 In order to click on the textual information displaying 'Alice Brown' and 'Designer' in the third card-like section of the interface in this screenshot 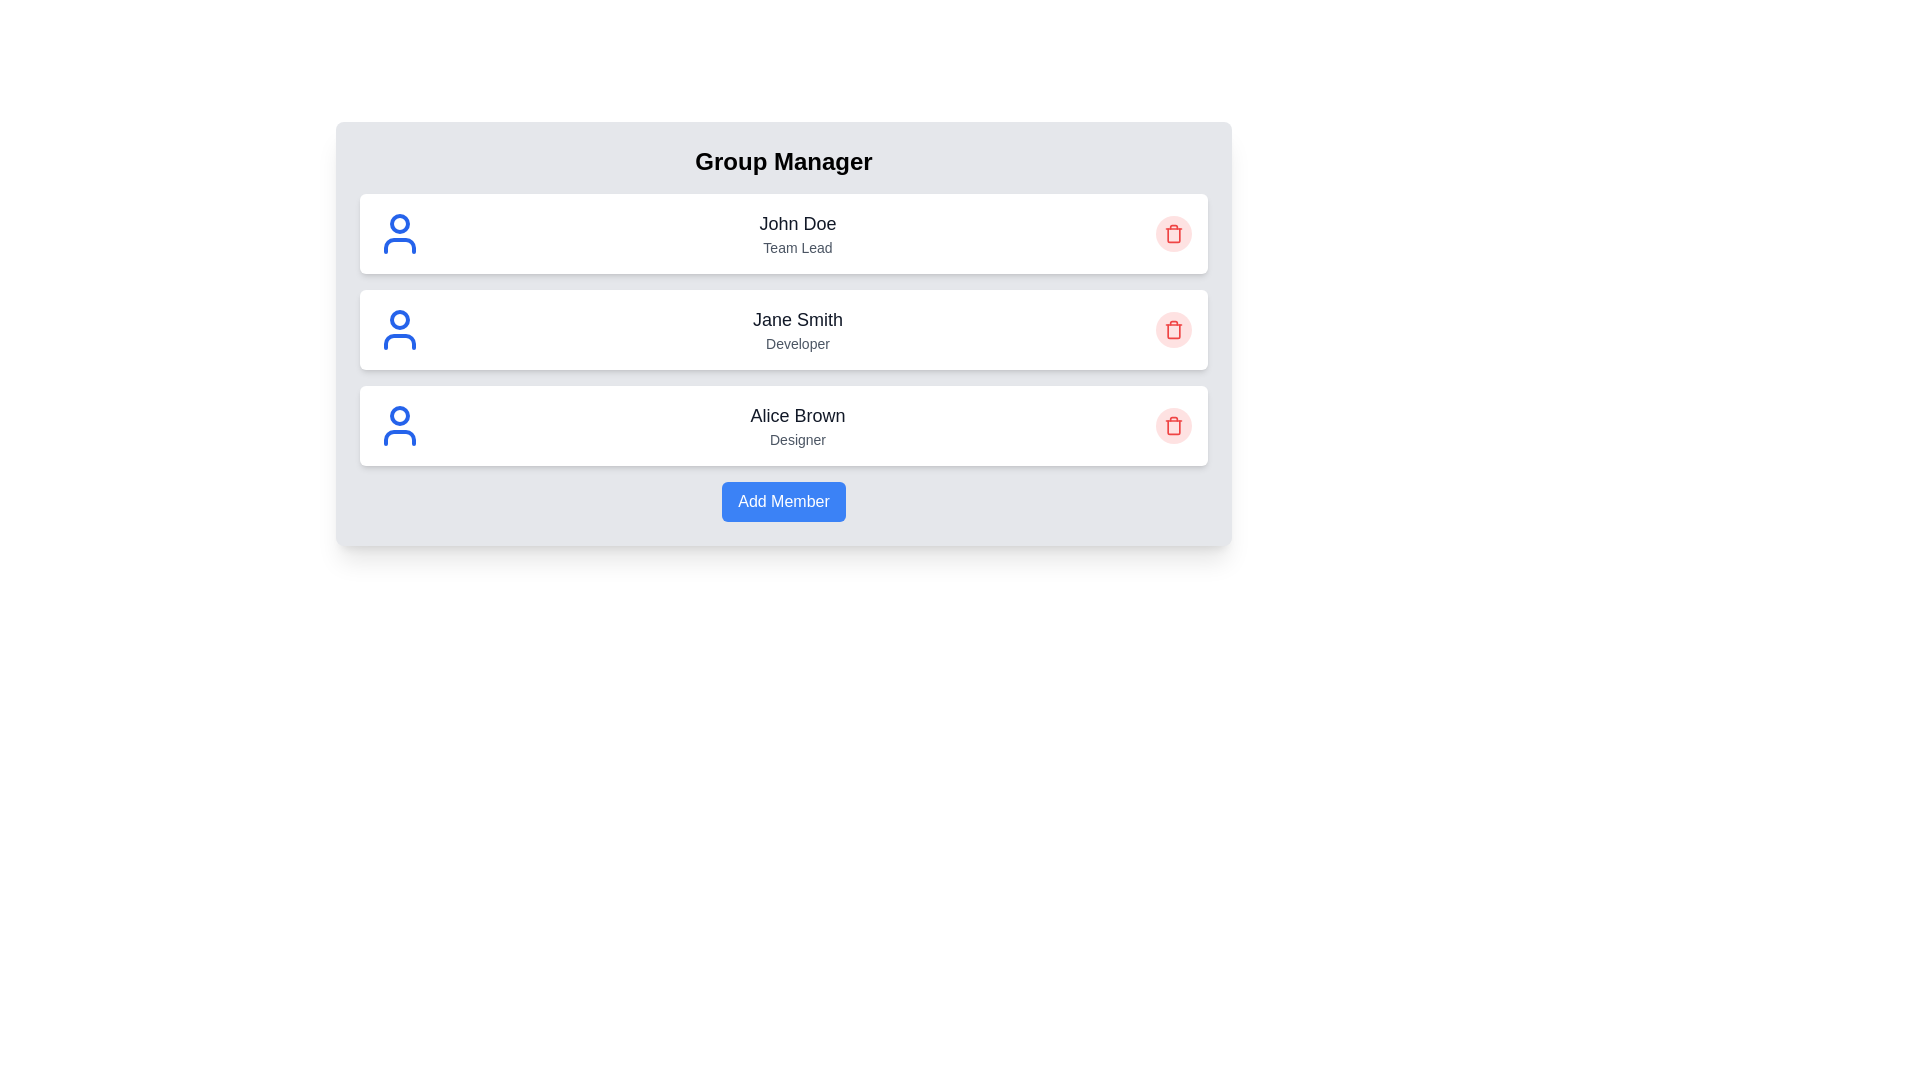, I will do `click(796, 424)`.